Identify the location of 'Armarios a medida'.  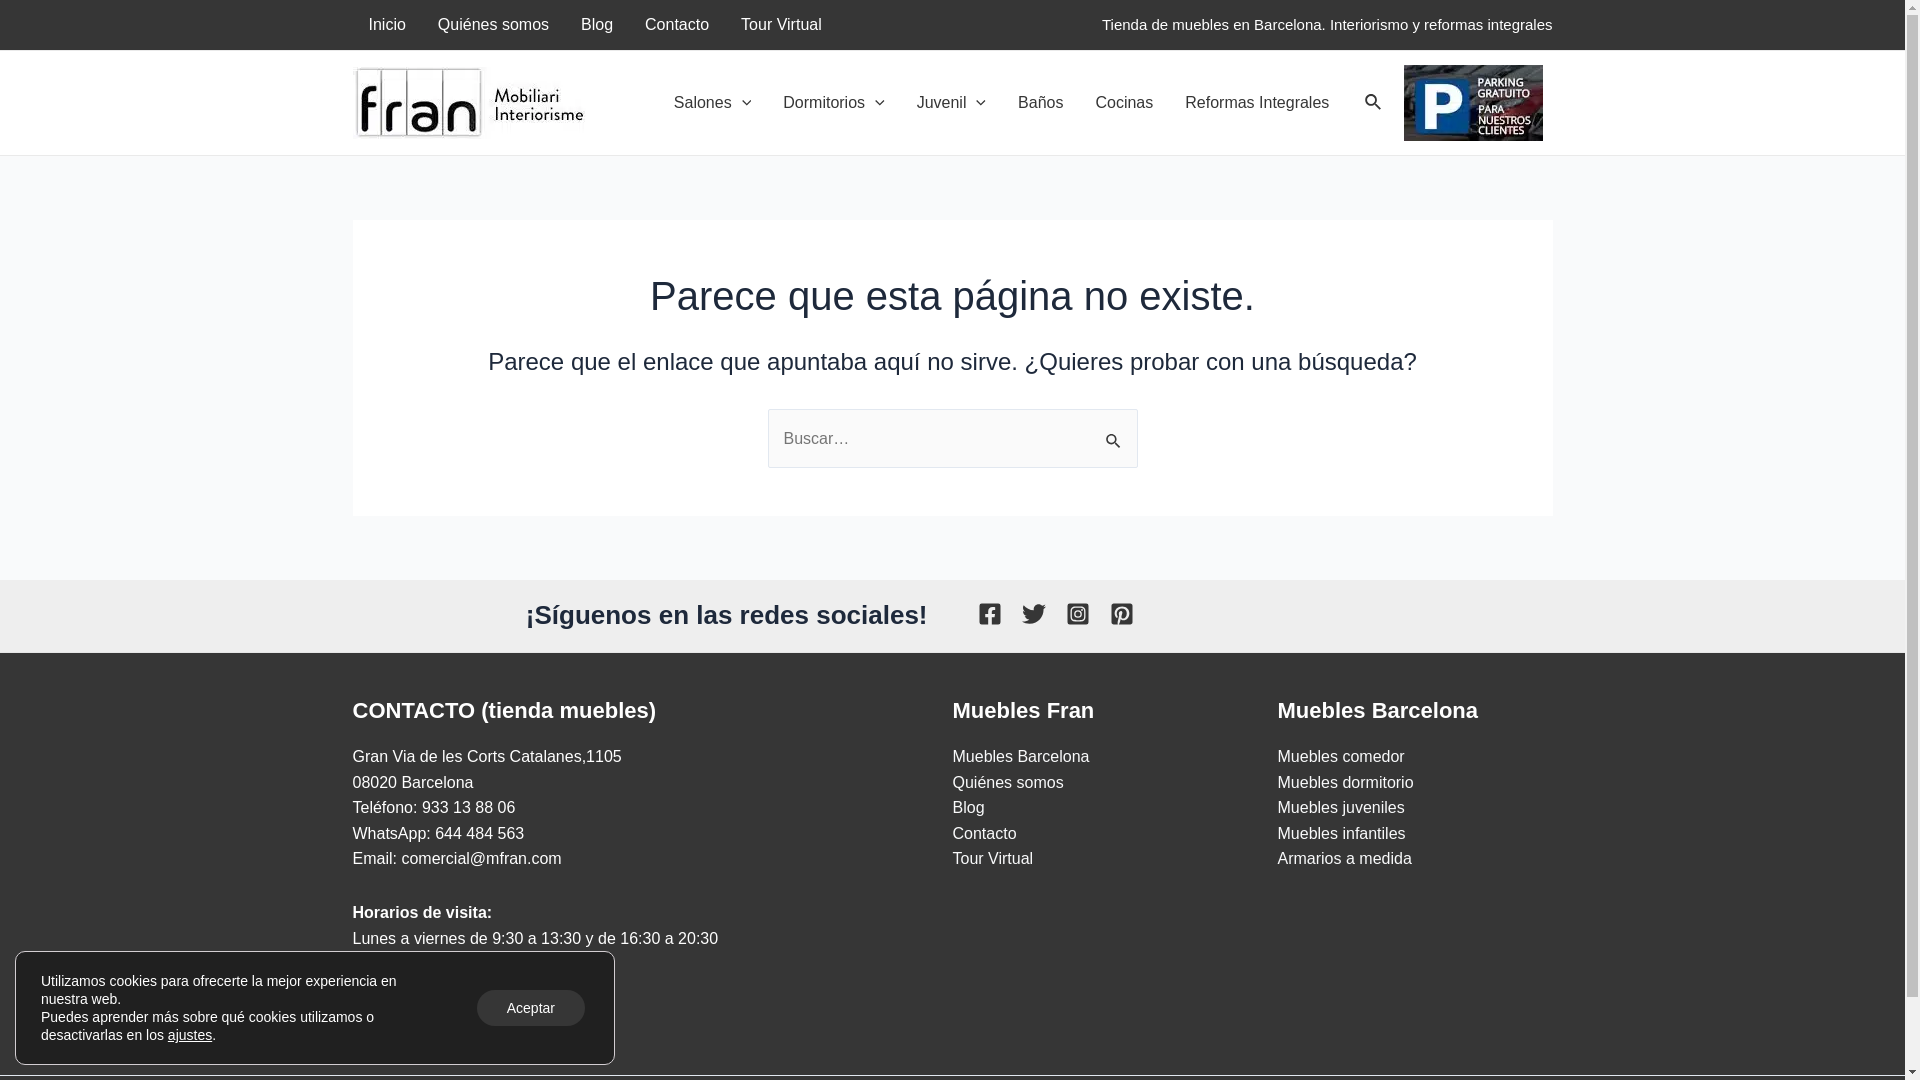
(1344, 857).